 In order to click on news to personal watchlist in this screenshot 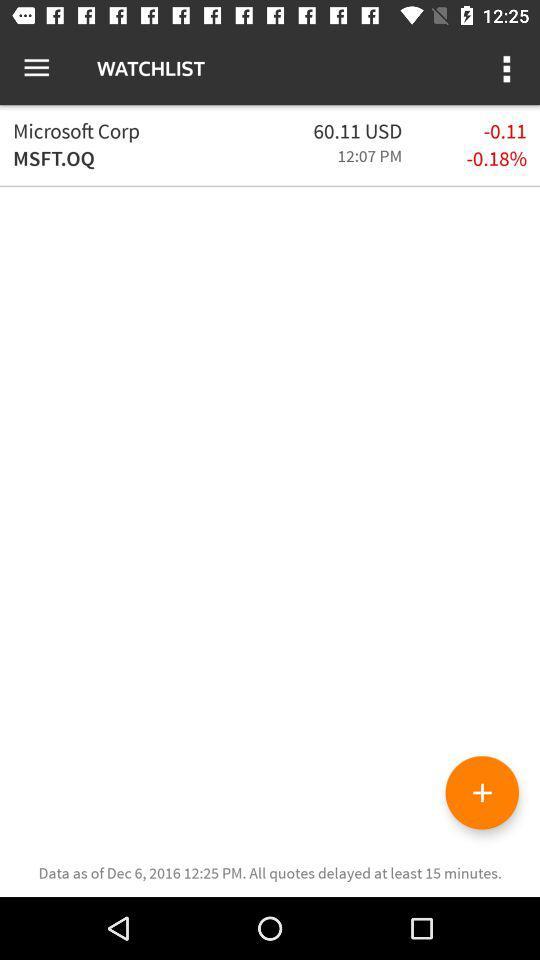, I will do `click(481, 792)`.